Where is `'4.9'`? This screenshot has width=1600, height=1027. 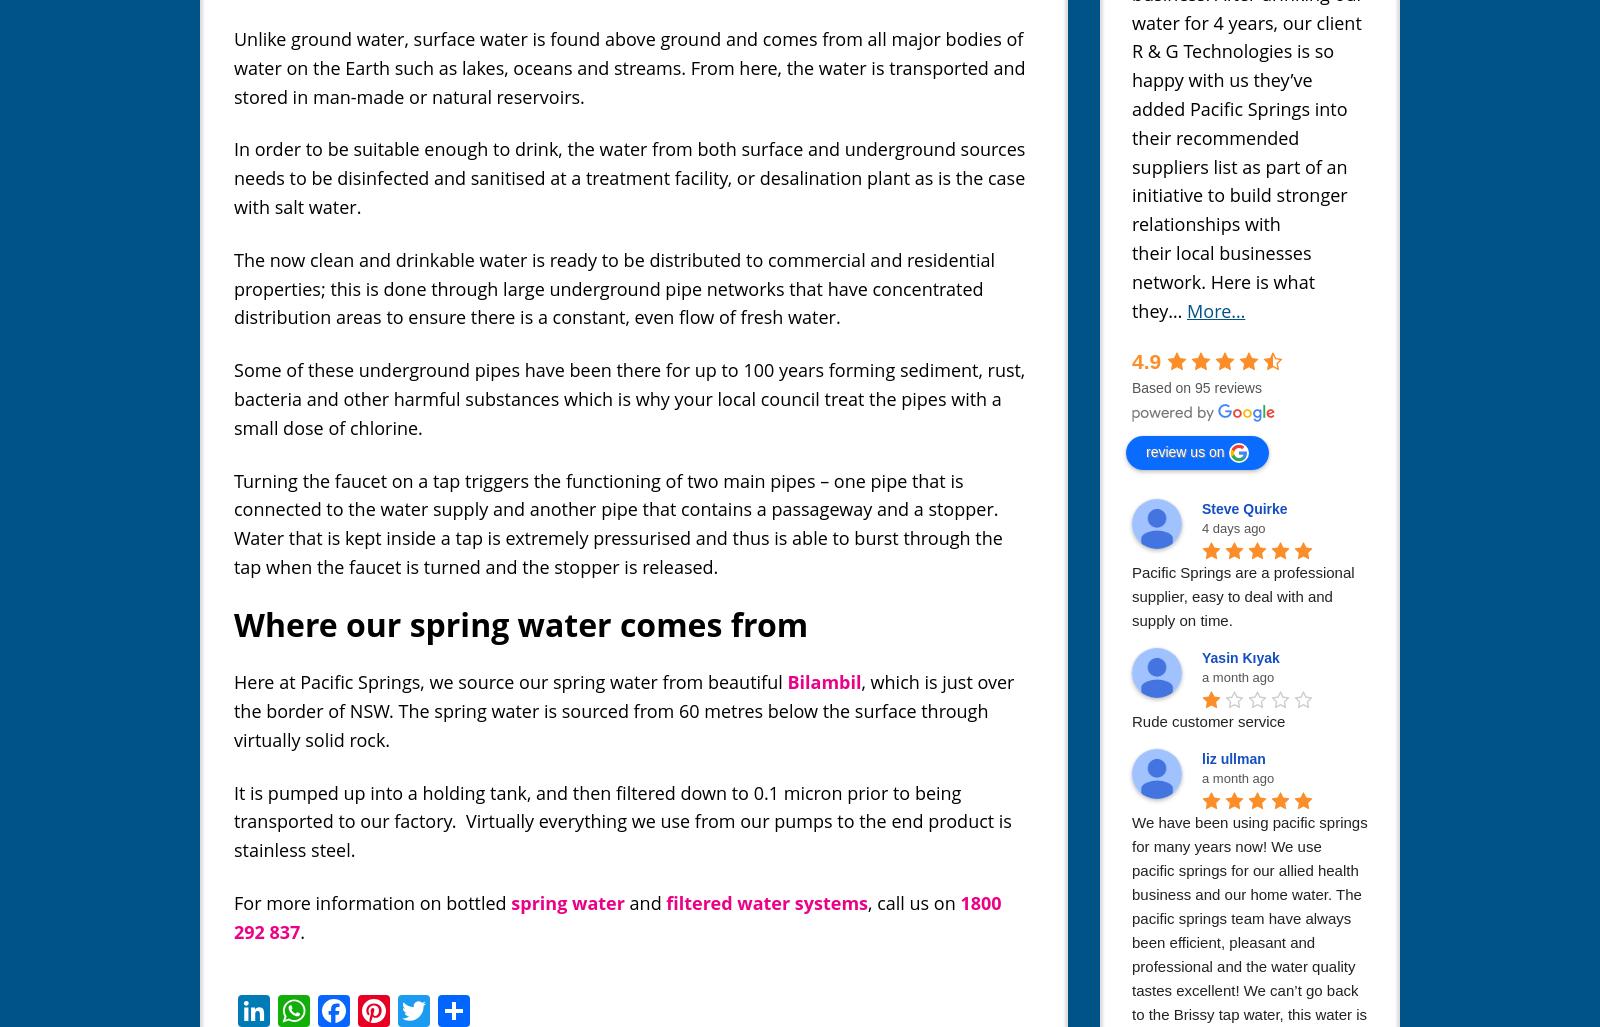 '4.9' is located at coordinates (1146, 360).